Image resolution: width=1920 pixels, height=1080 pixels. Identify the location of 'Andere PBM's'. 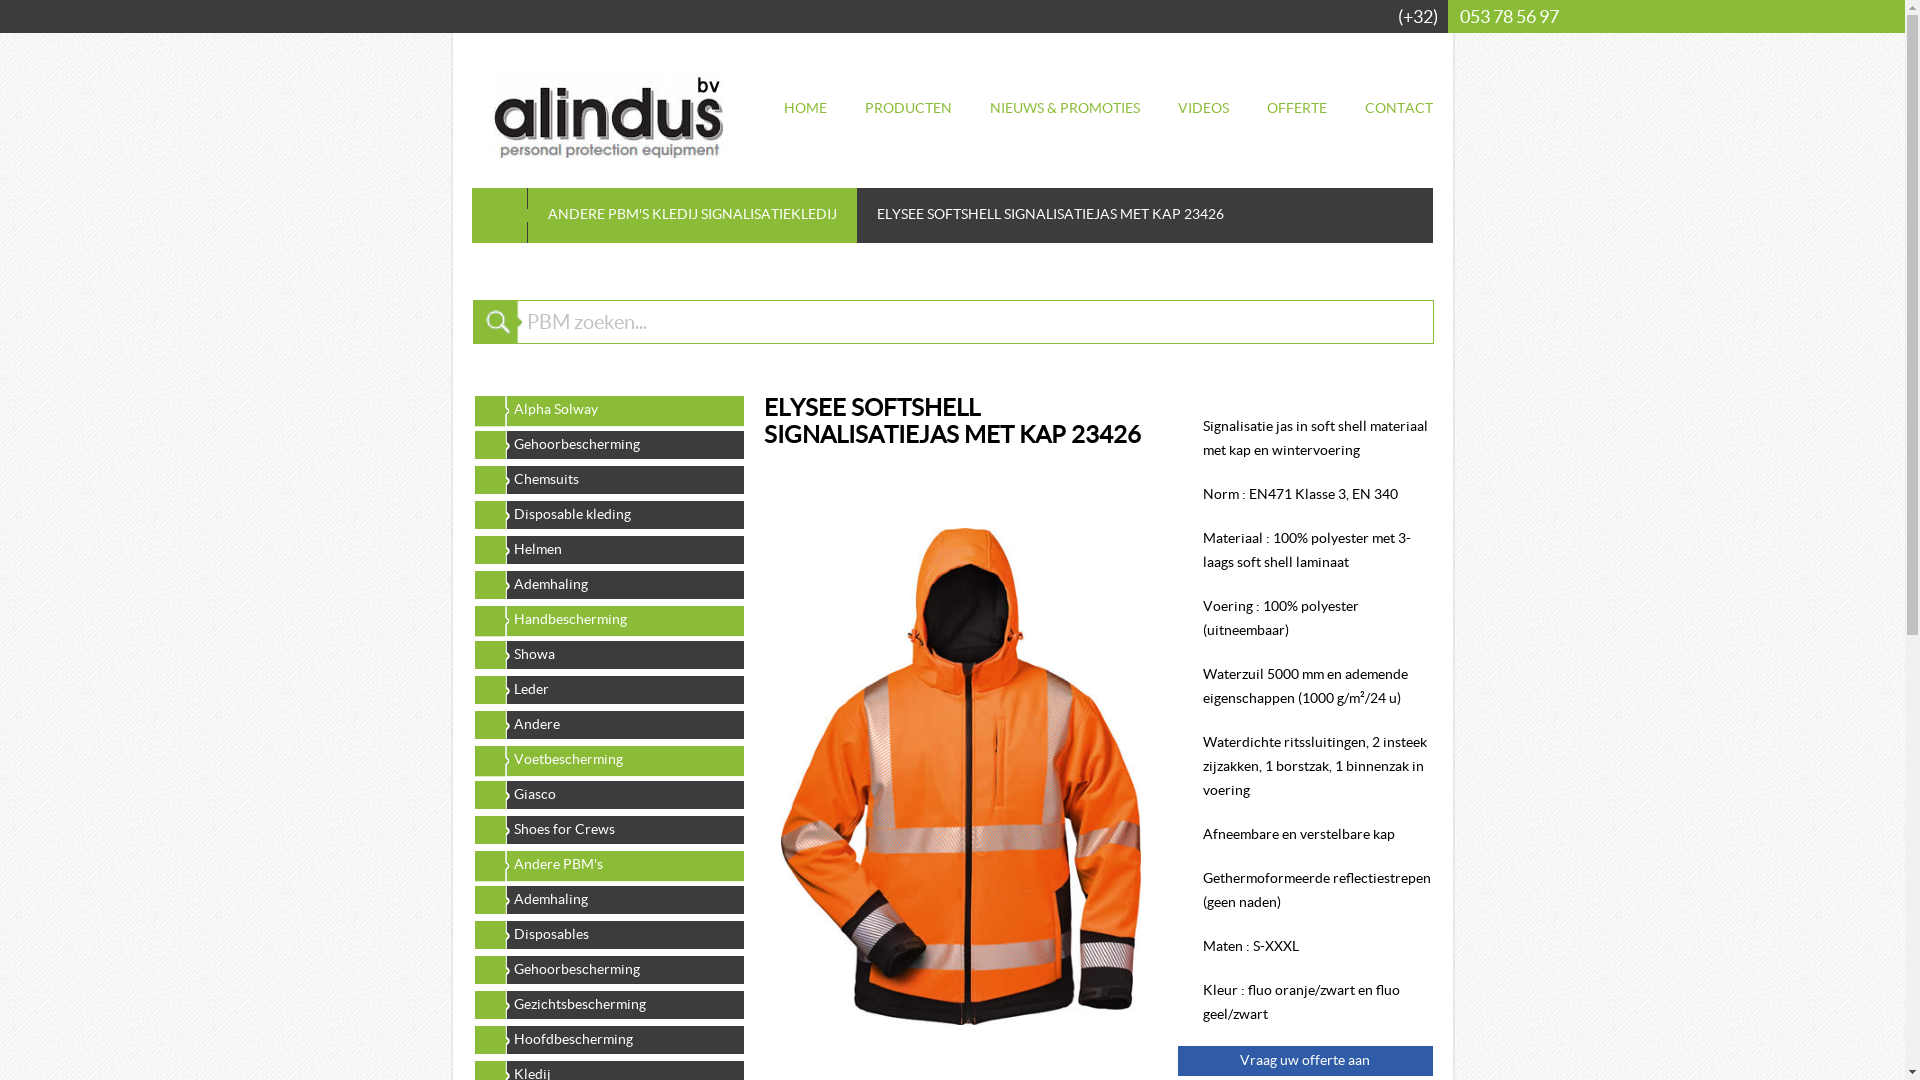
(606, 863).